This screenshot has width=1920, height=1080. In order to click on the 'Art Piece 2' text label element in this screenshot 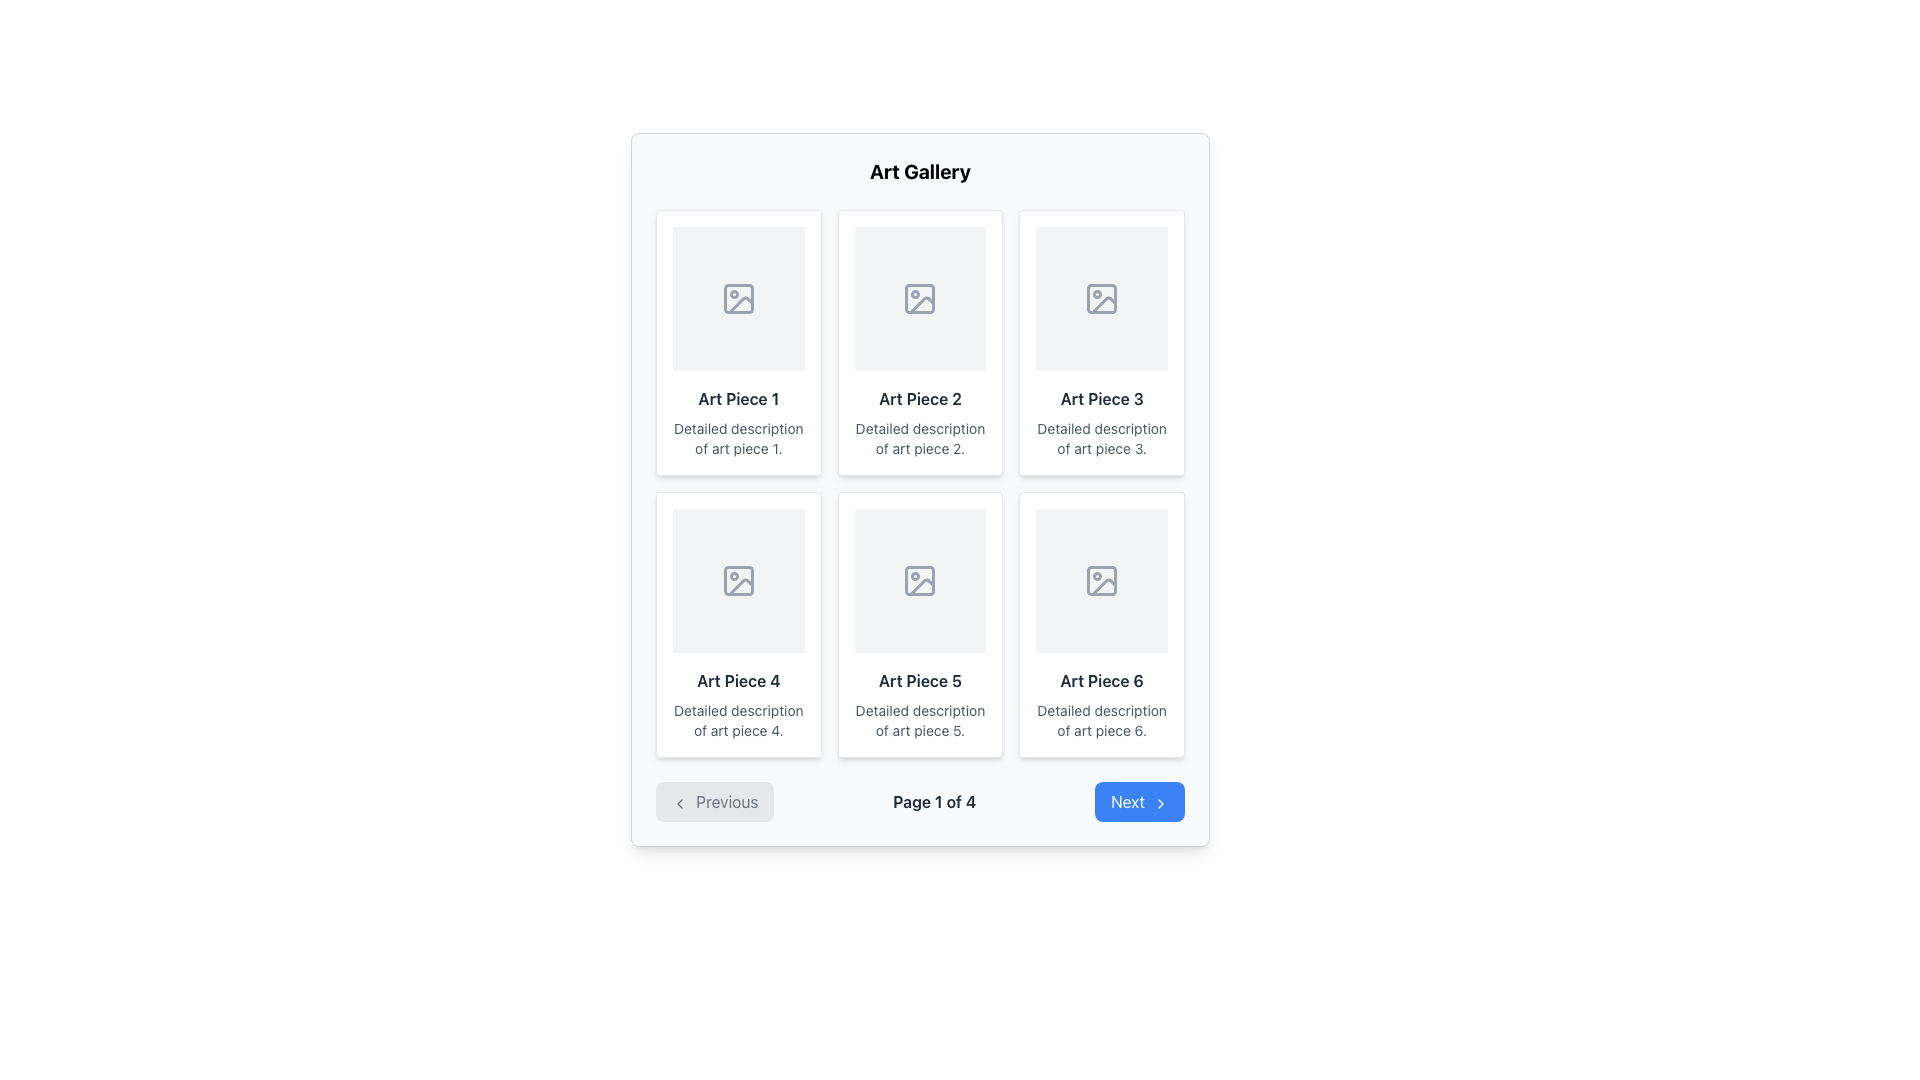, I will do `click(919, 398)`.